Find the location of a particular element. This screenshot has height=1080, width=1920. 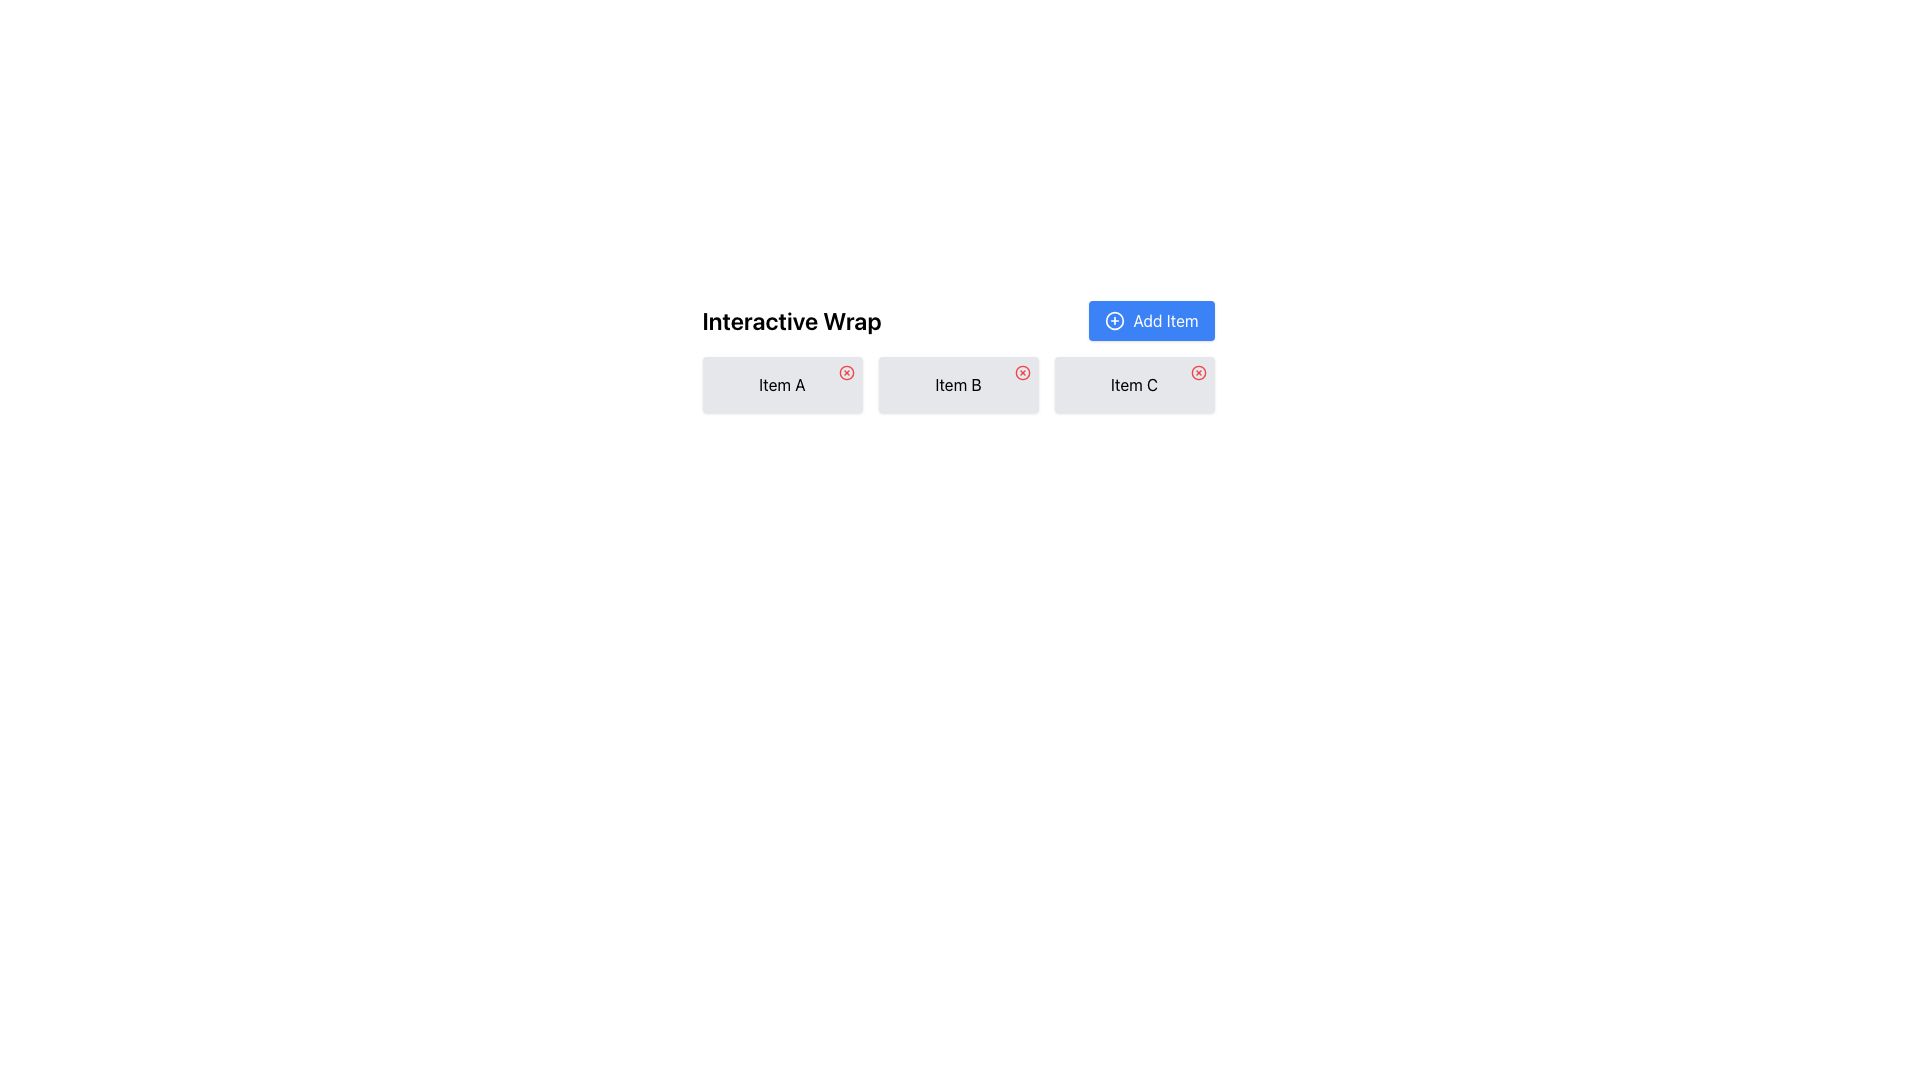

the Text Label that serves as a header or title for the section, located to the left of the 'Add Item' button and above the items labeled 'Item A,' 'Item B,' and 'Item C' is located at coordinates (791, 319).